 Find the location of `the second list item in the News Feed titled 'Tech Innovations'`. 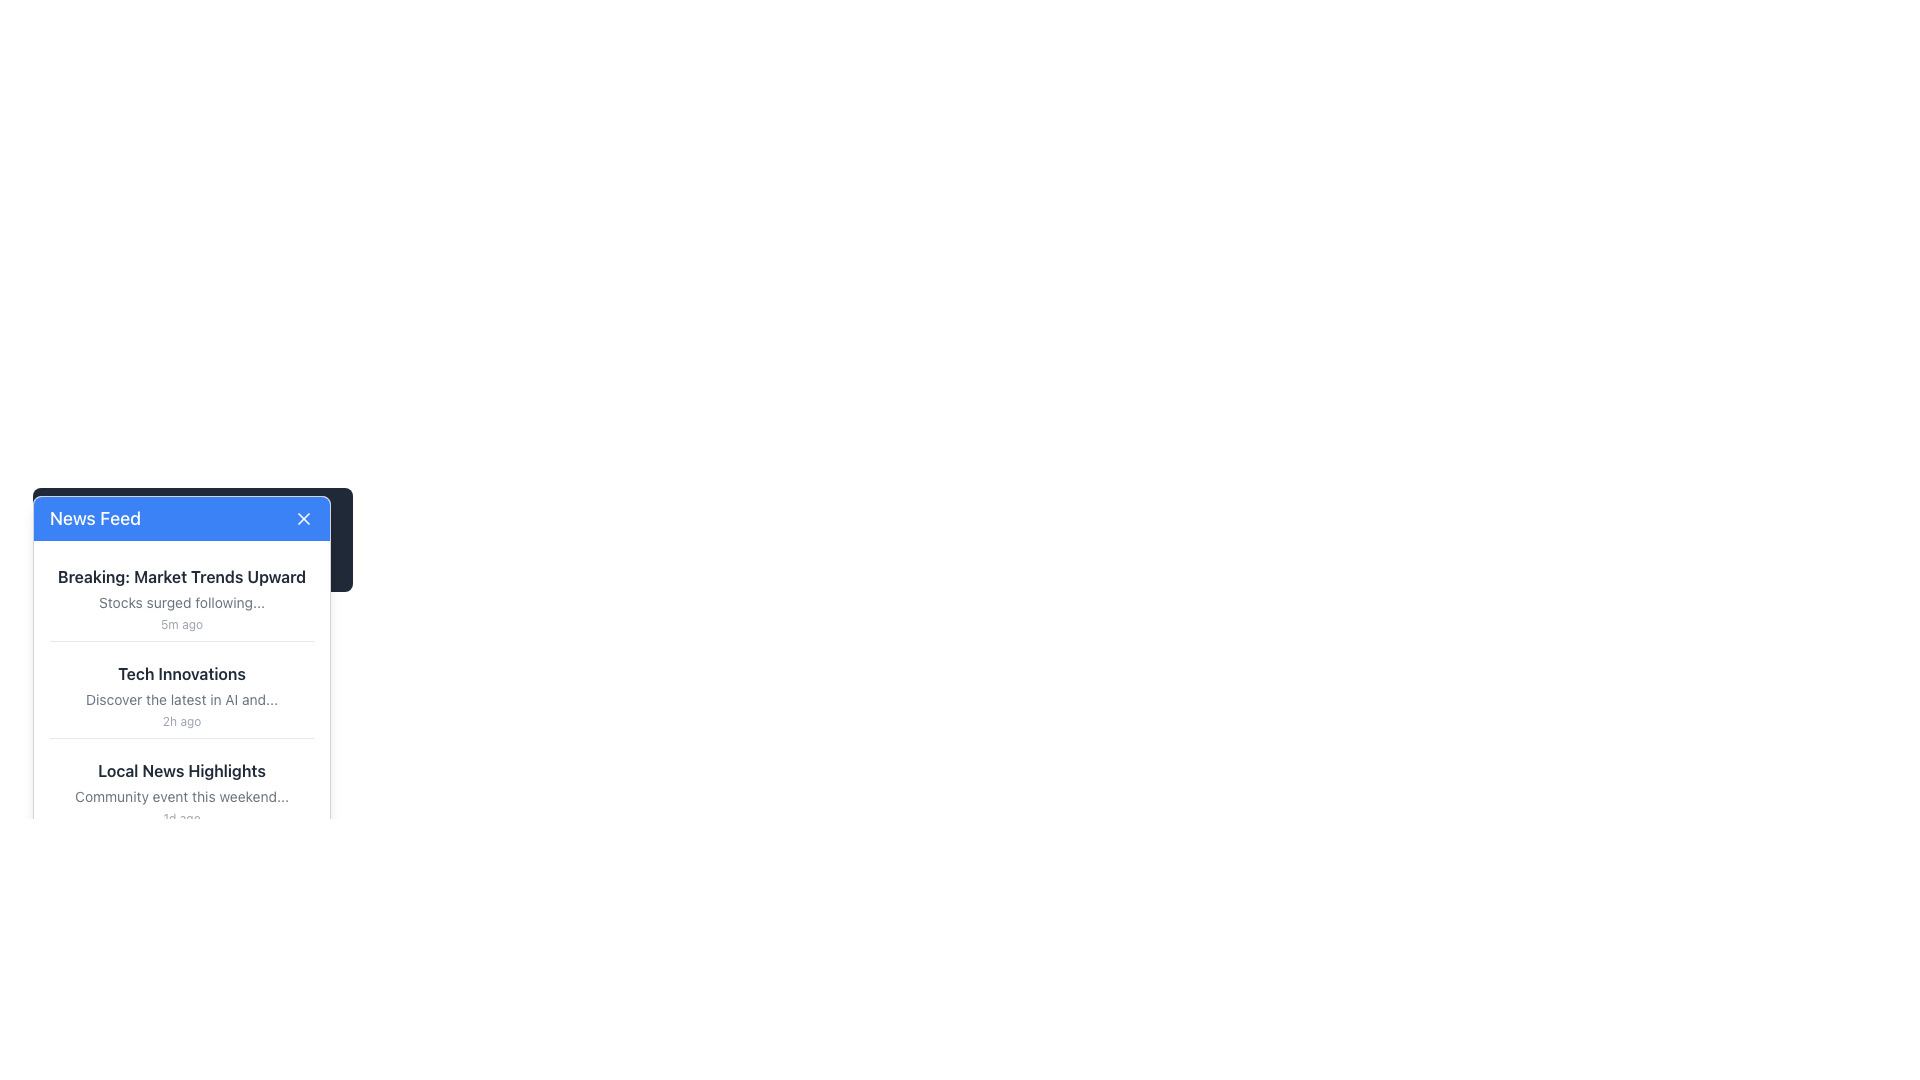

the second list item in the News Feed titled 'Tech Innovations' is located at coordinates (182, 694).